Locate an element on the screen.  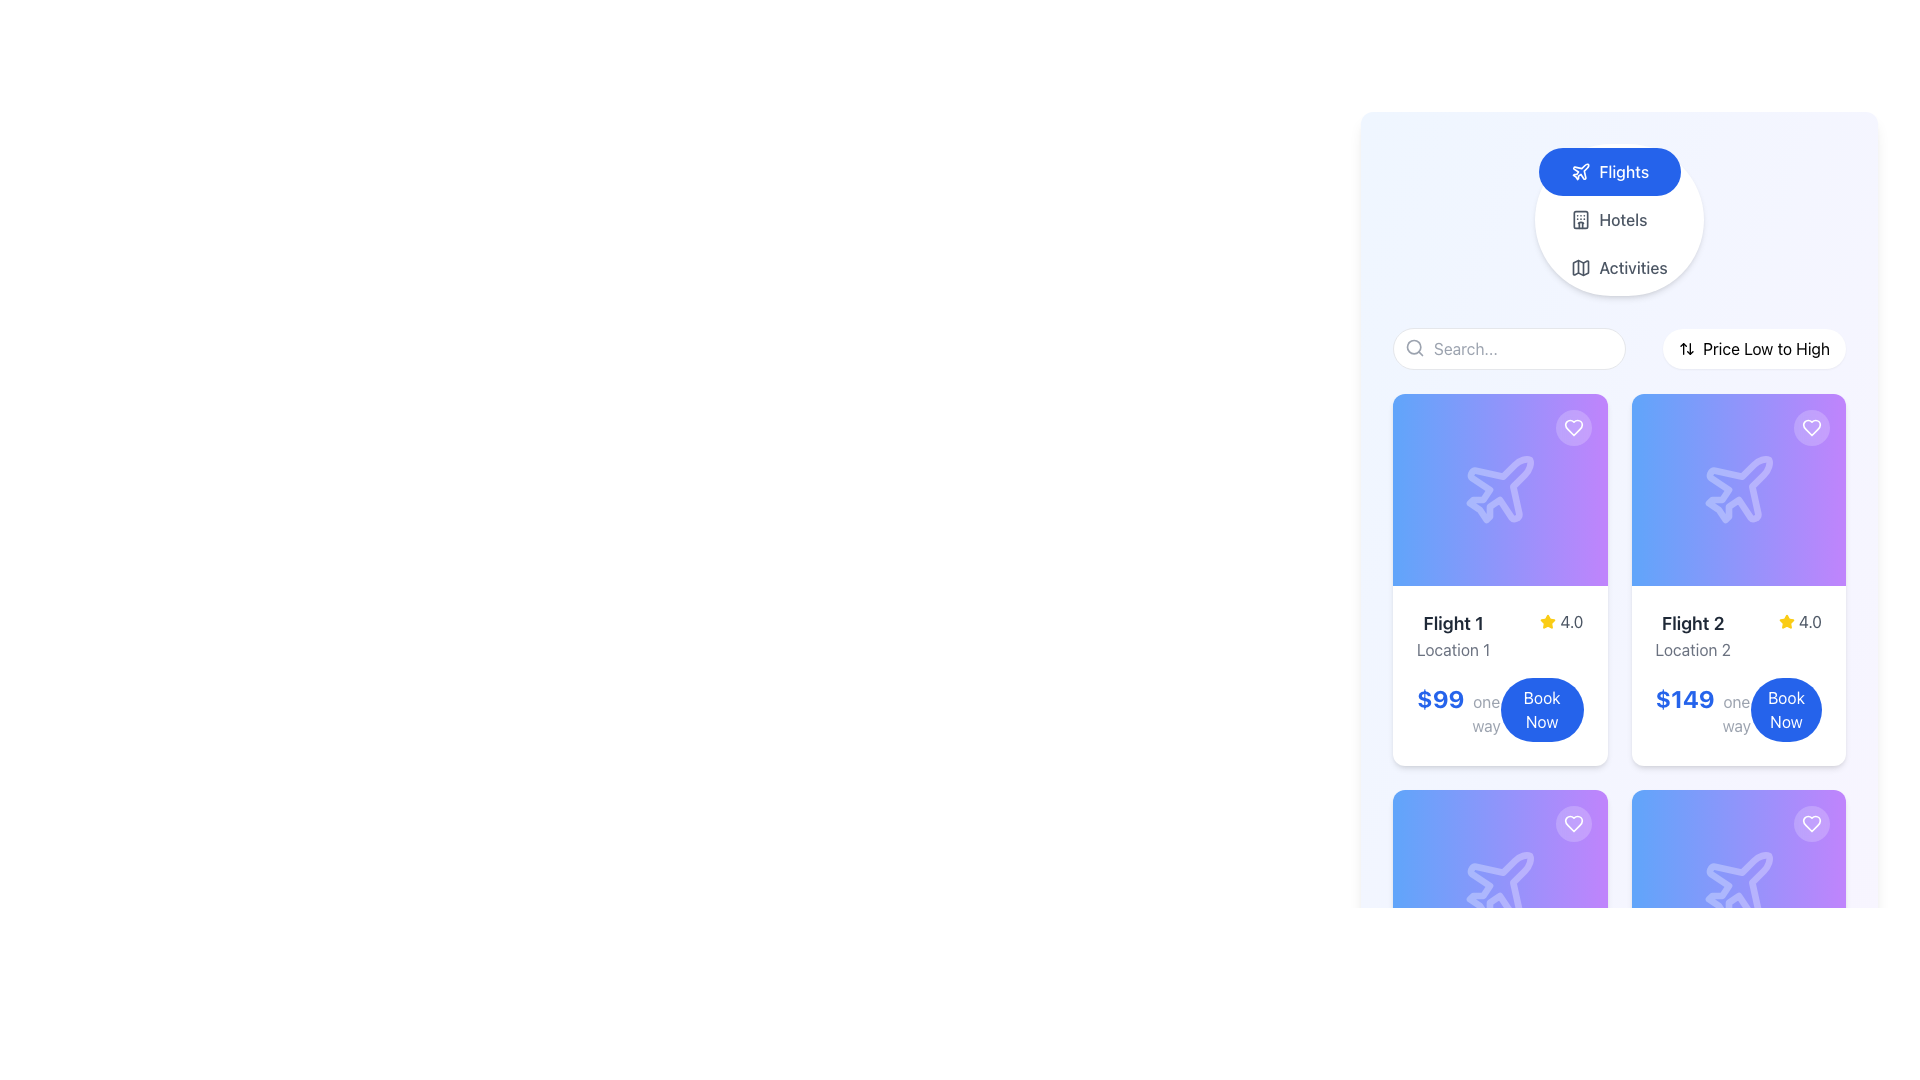
the 'Activities' icon located at the leftmost position of the group under the 'Activities' section is located at coordinates (1580, 266).